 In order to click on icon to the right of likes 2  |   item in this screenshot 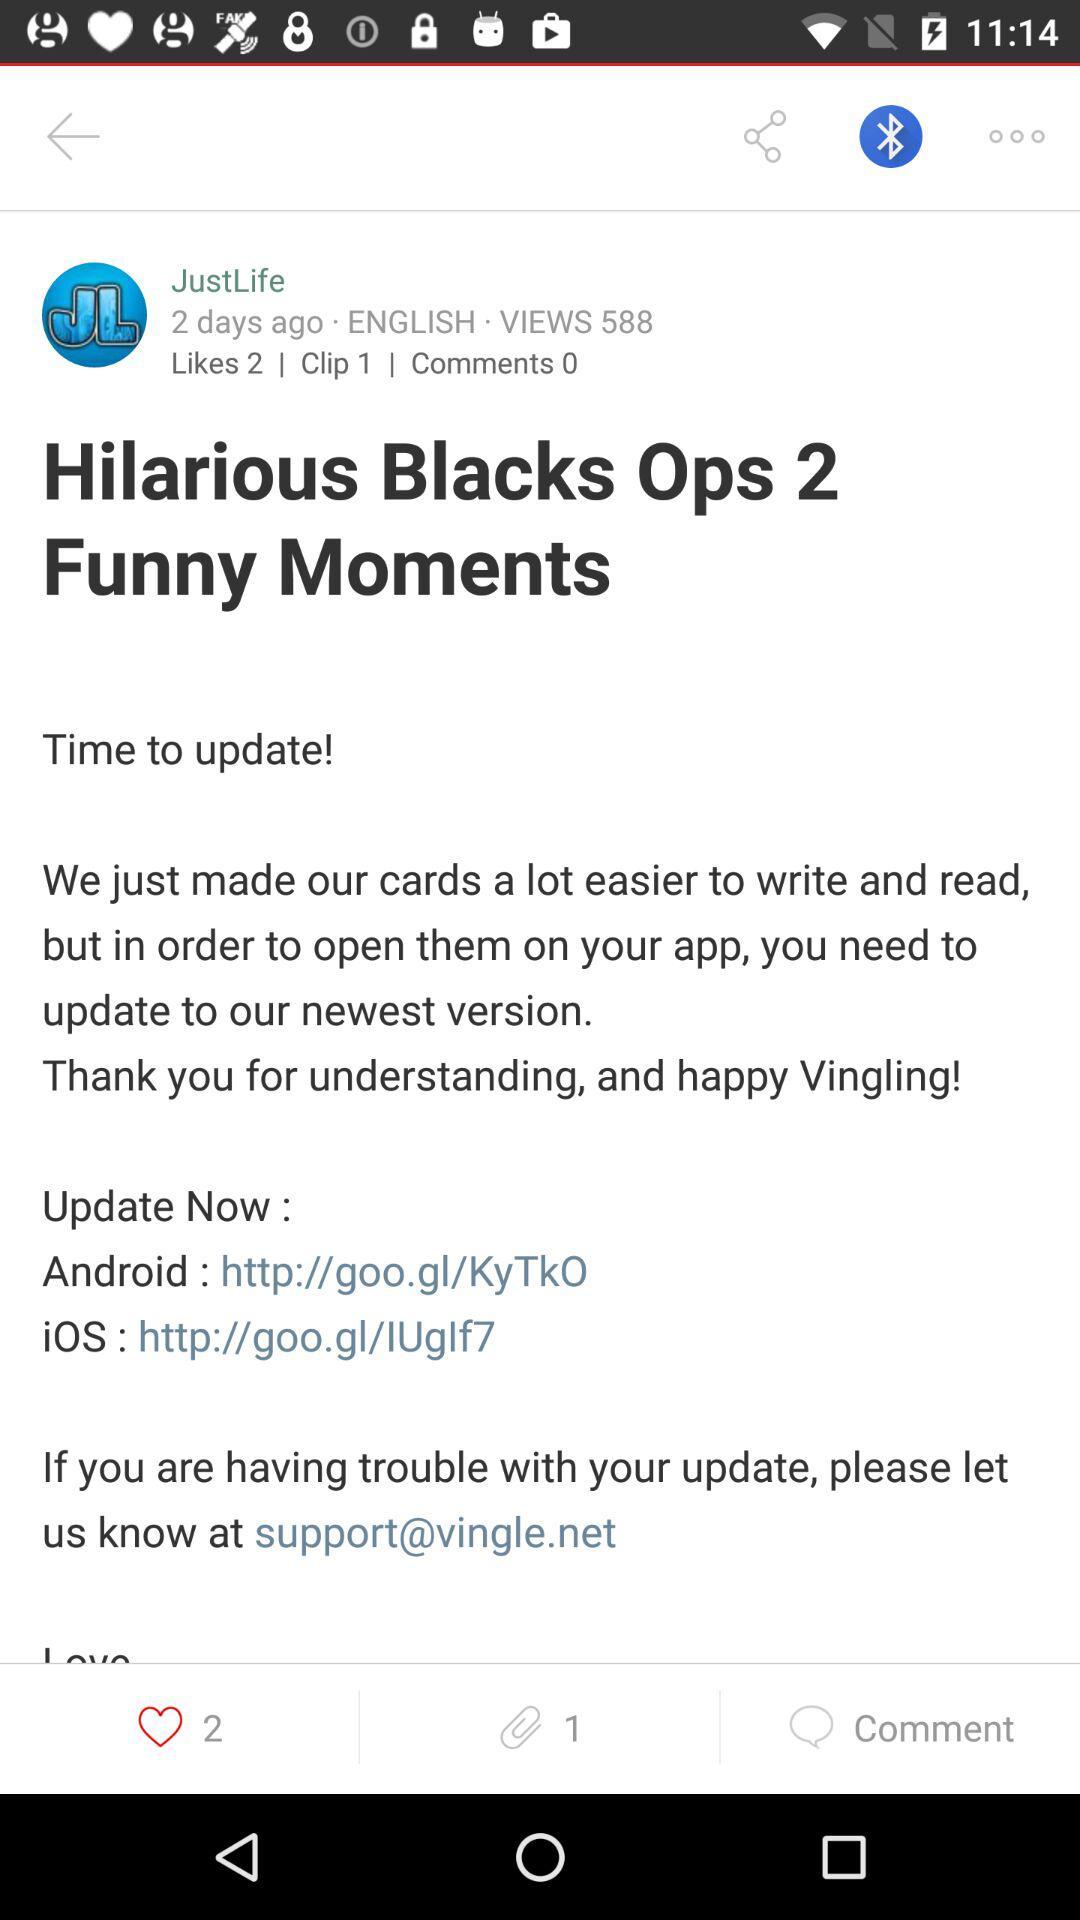, I will do `click(354, 361)`.